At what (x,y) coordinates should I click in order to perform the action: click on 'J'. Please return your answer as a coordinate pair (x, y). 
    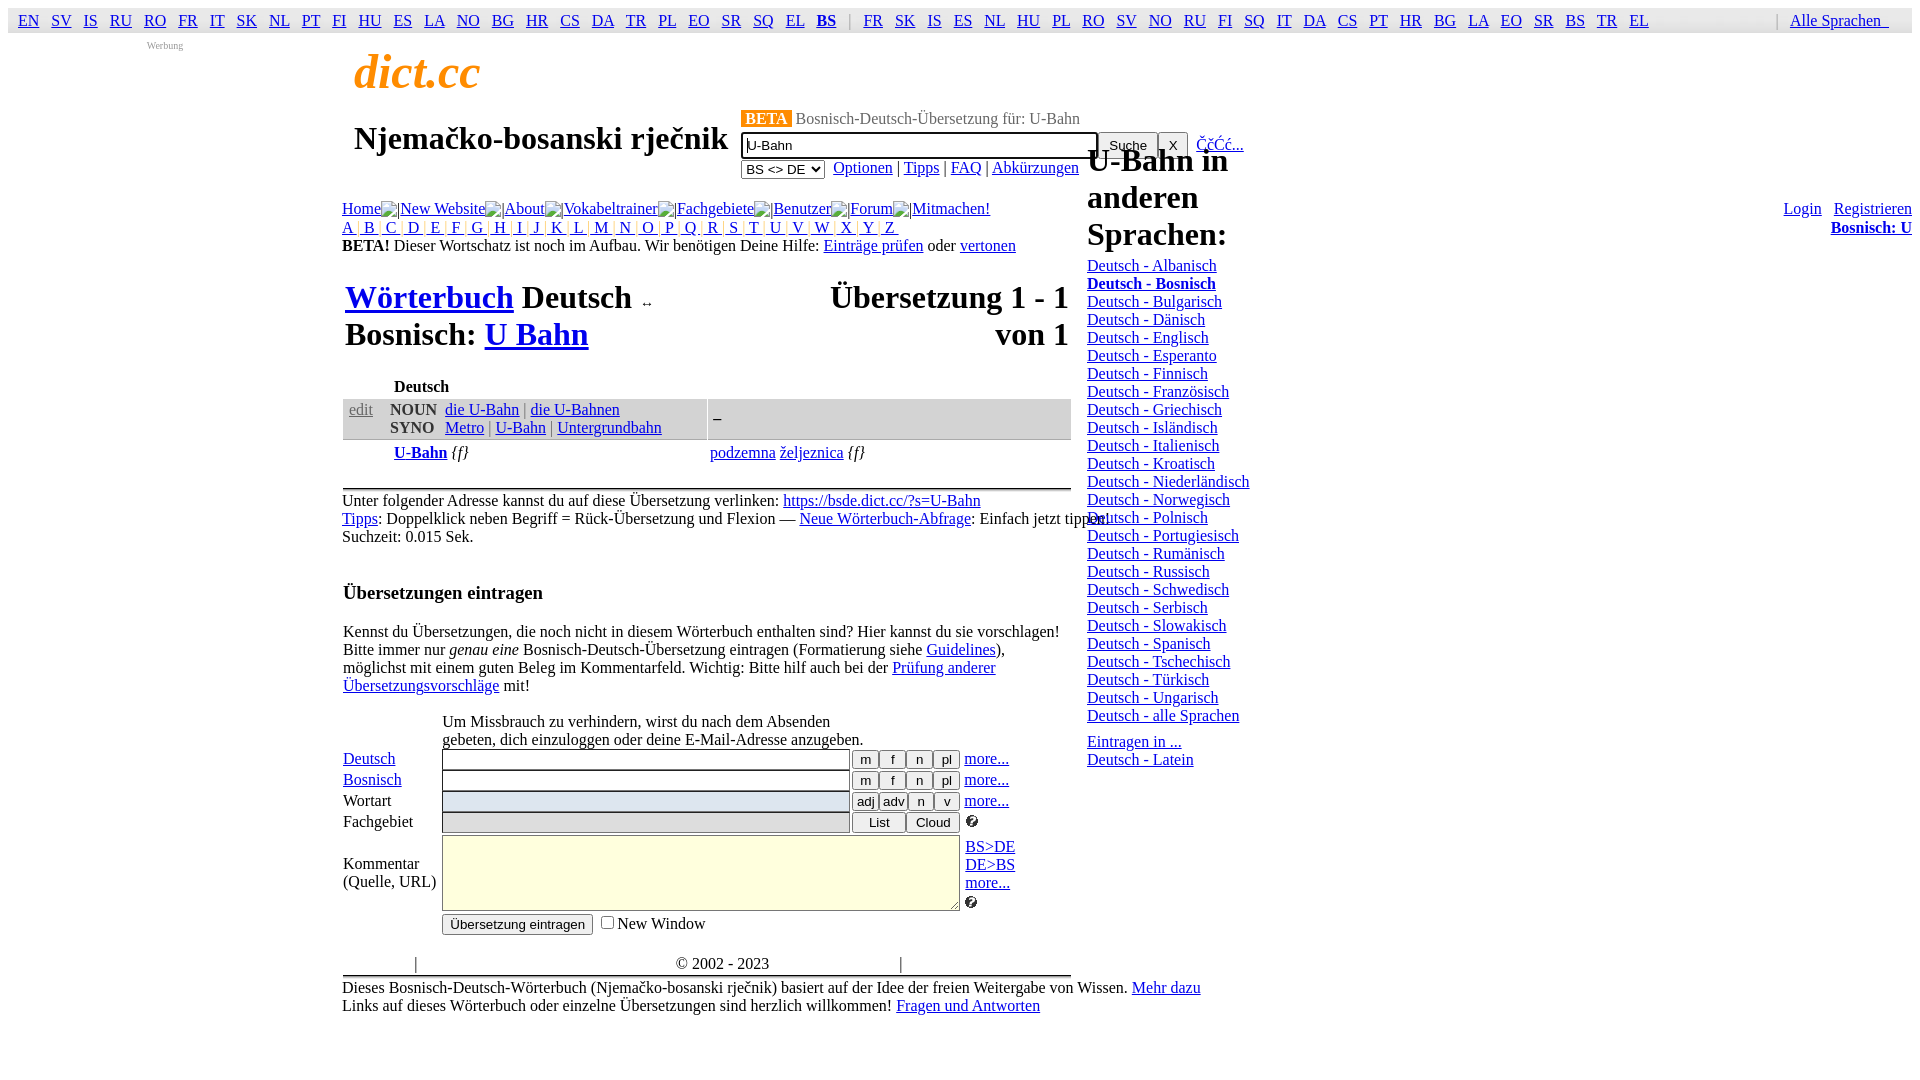
    Looking at the image, I should click on (537, 226).